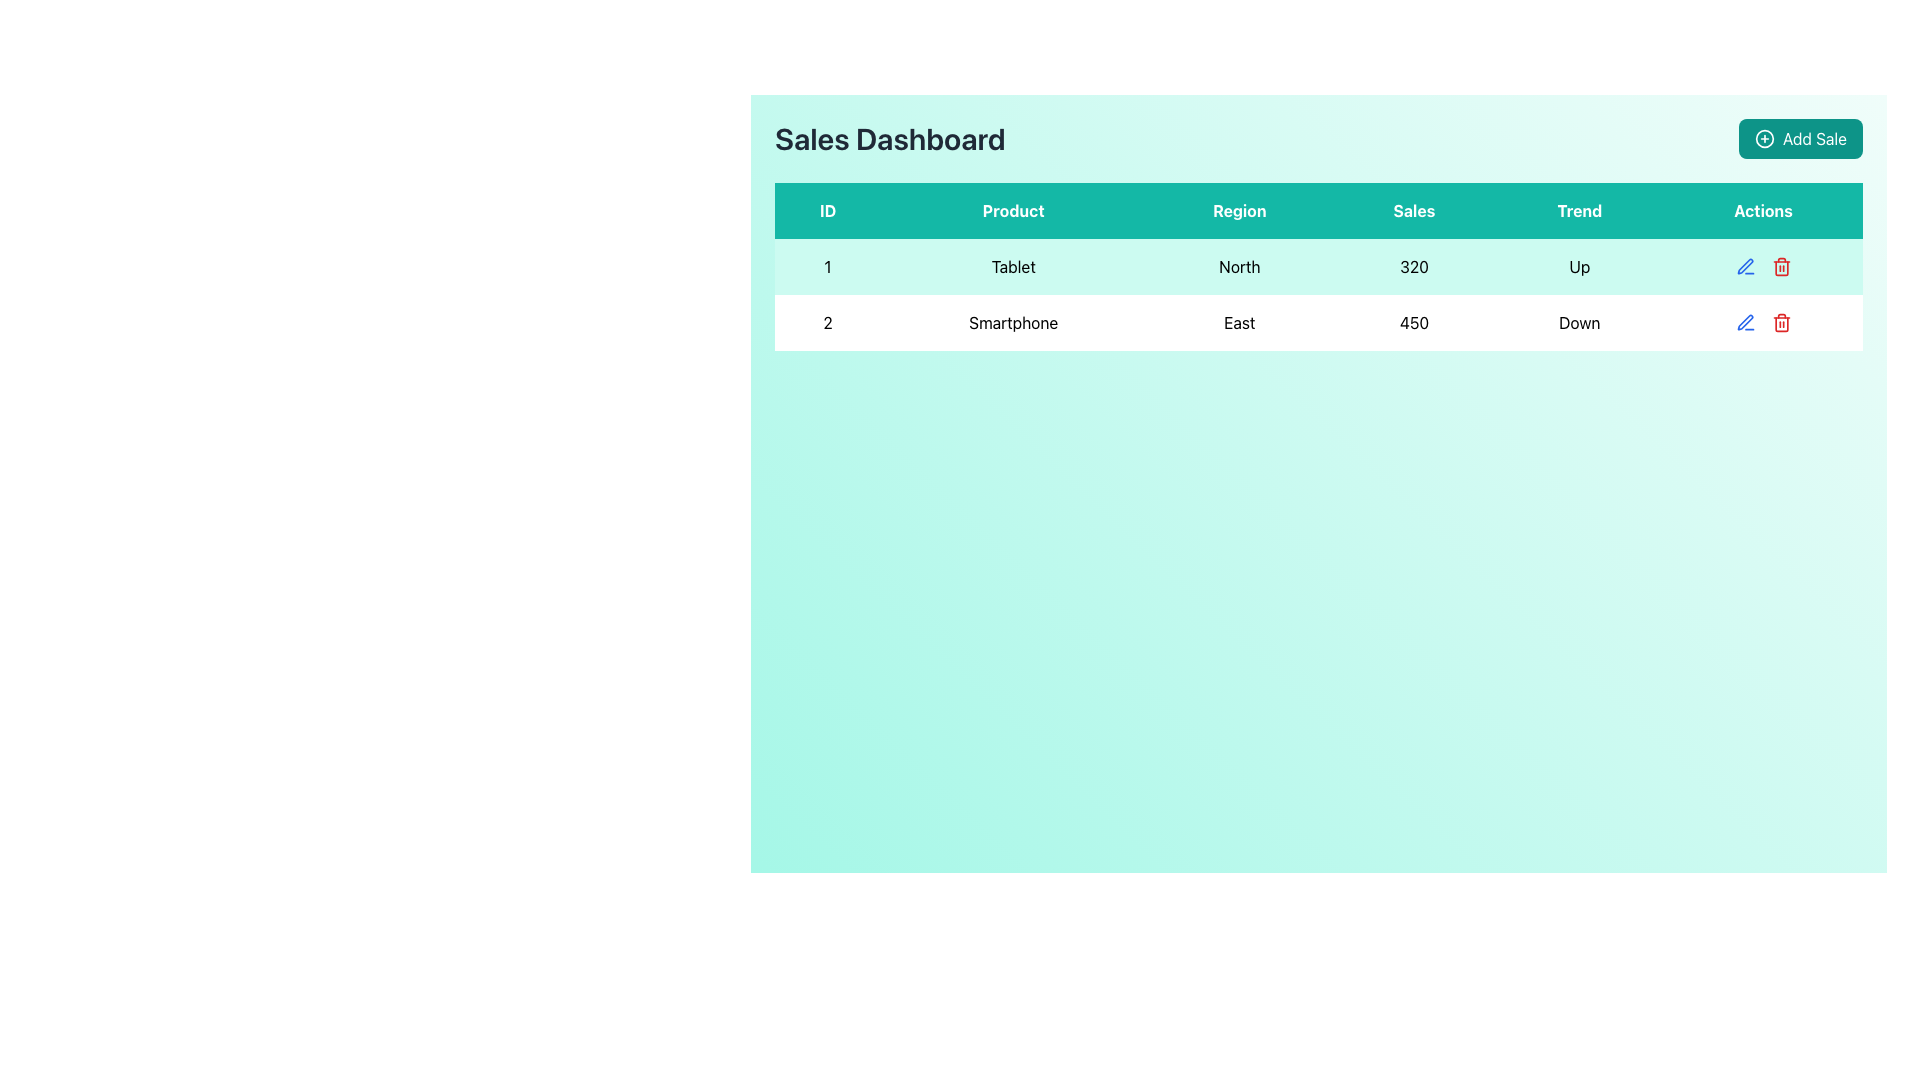  I want to click on the 'Actions' header cell in the table, which is the last header following 'ID', 'Product', 'Region', 'Sales', and 'Trend', so click(1763, 211).